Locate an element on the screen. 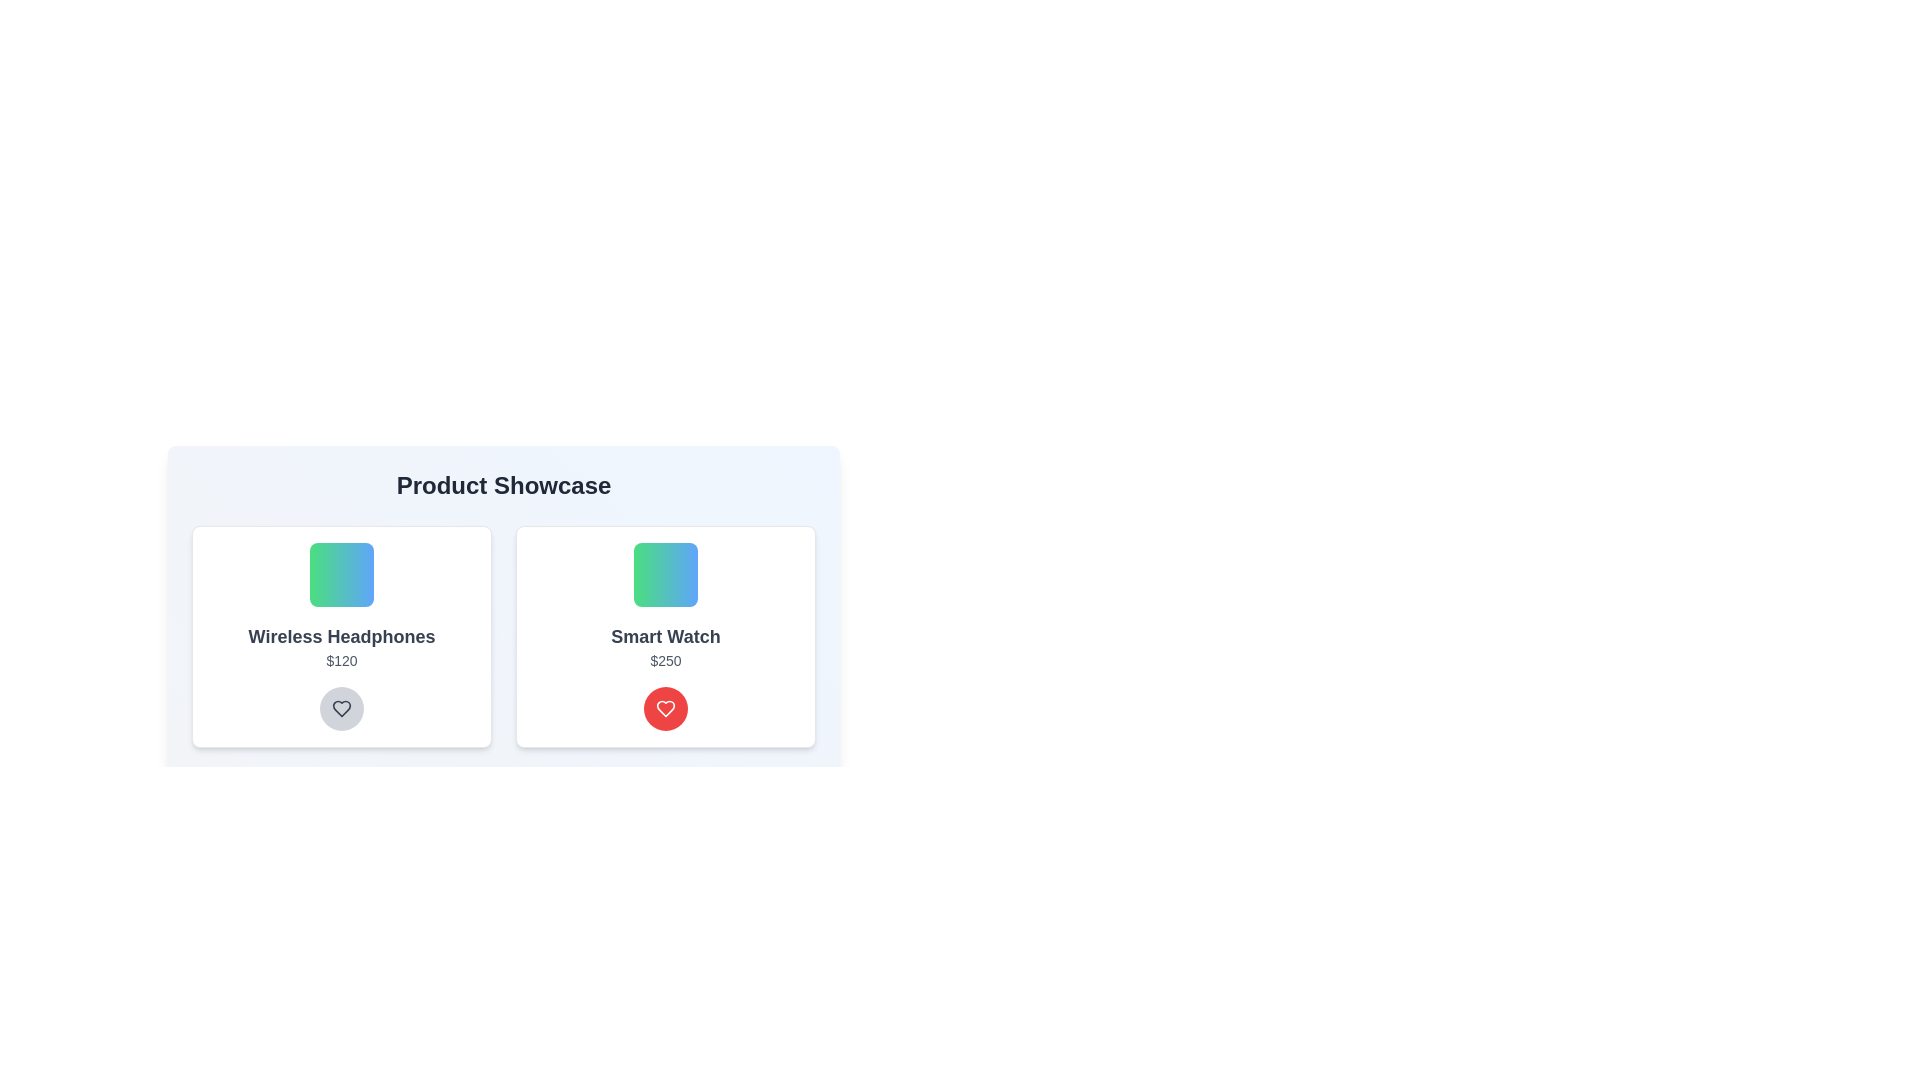 This screenshot has height=1080, width=1920. the product card for Wireless Headphones is located at coordinates (341, 636).